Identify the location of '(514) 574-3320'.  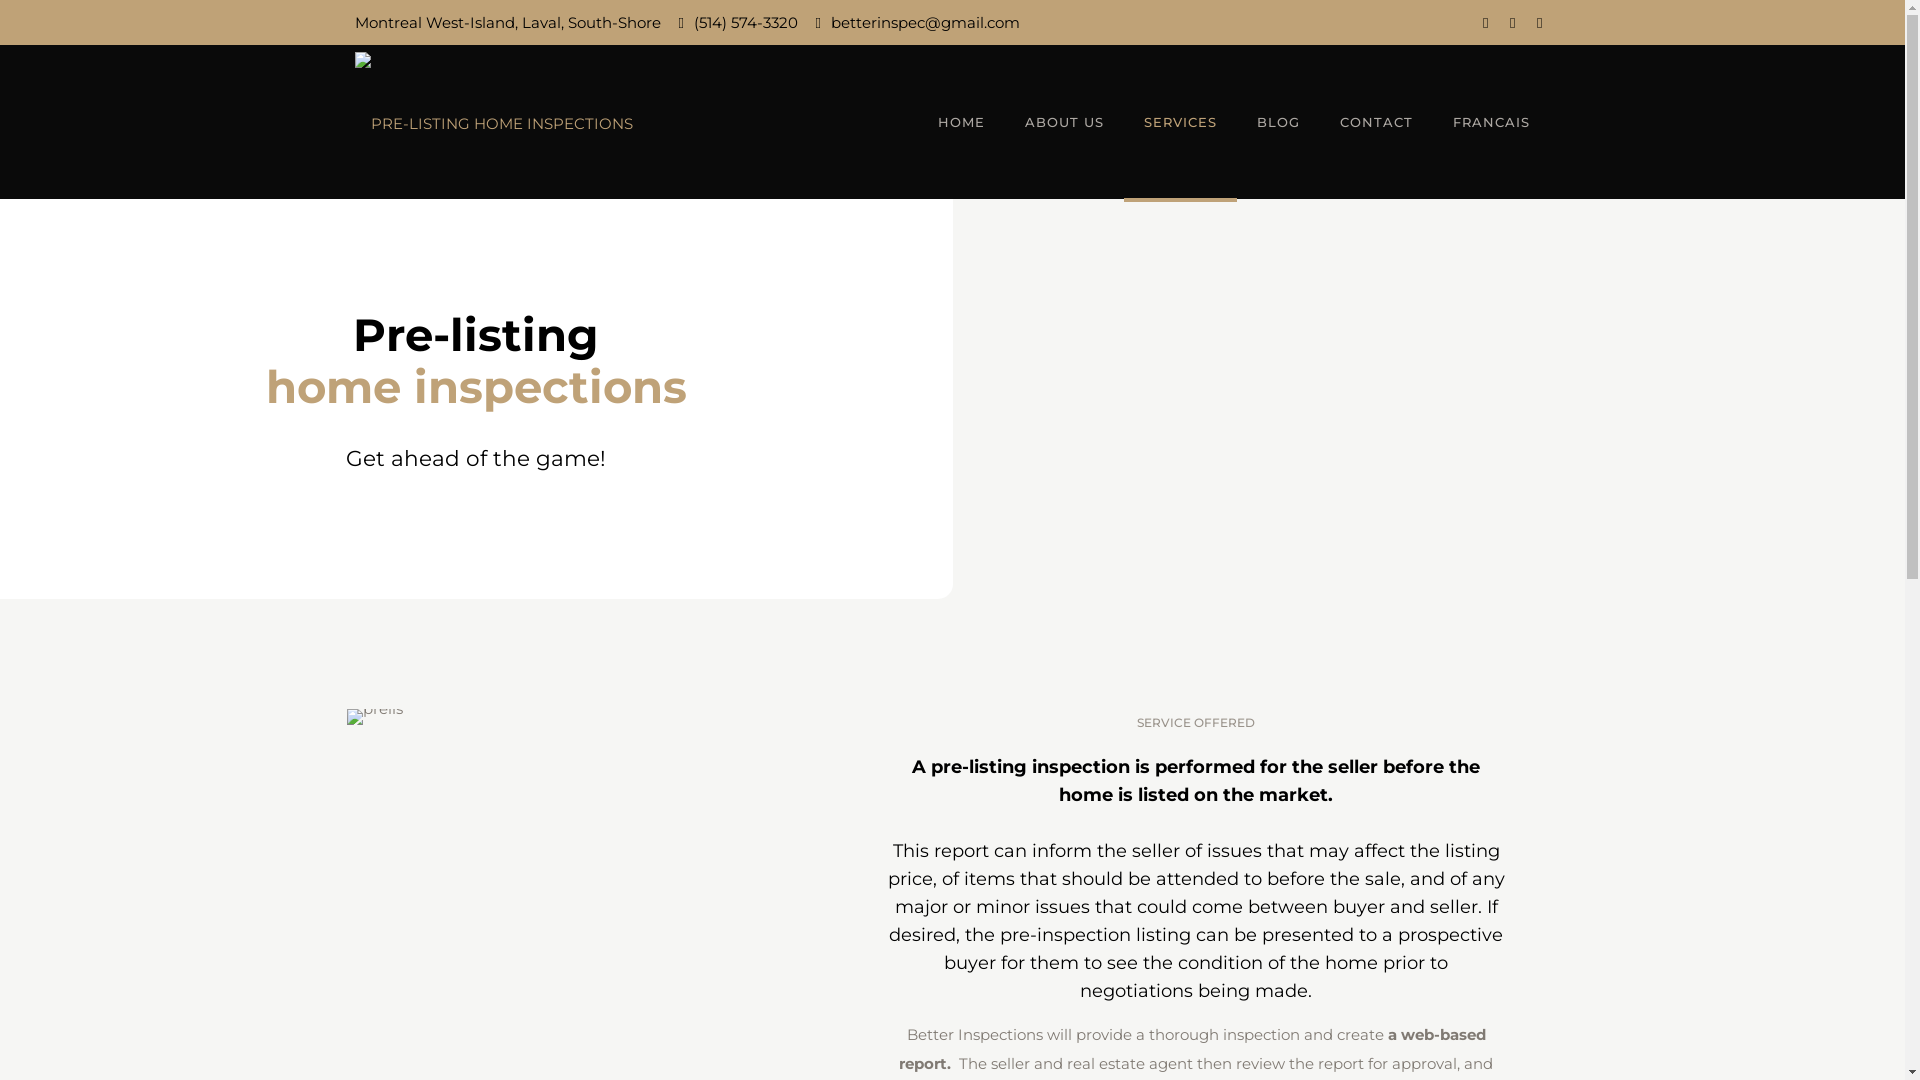
(694, 22).